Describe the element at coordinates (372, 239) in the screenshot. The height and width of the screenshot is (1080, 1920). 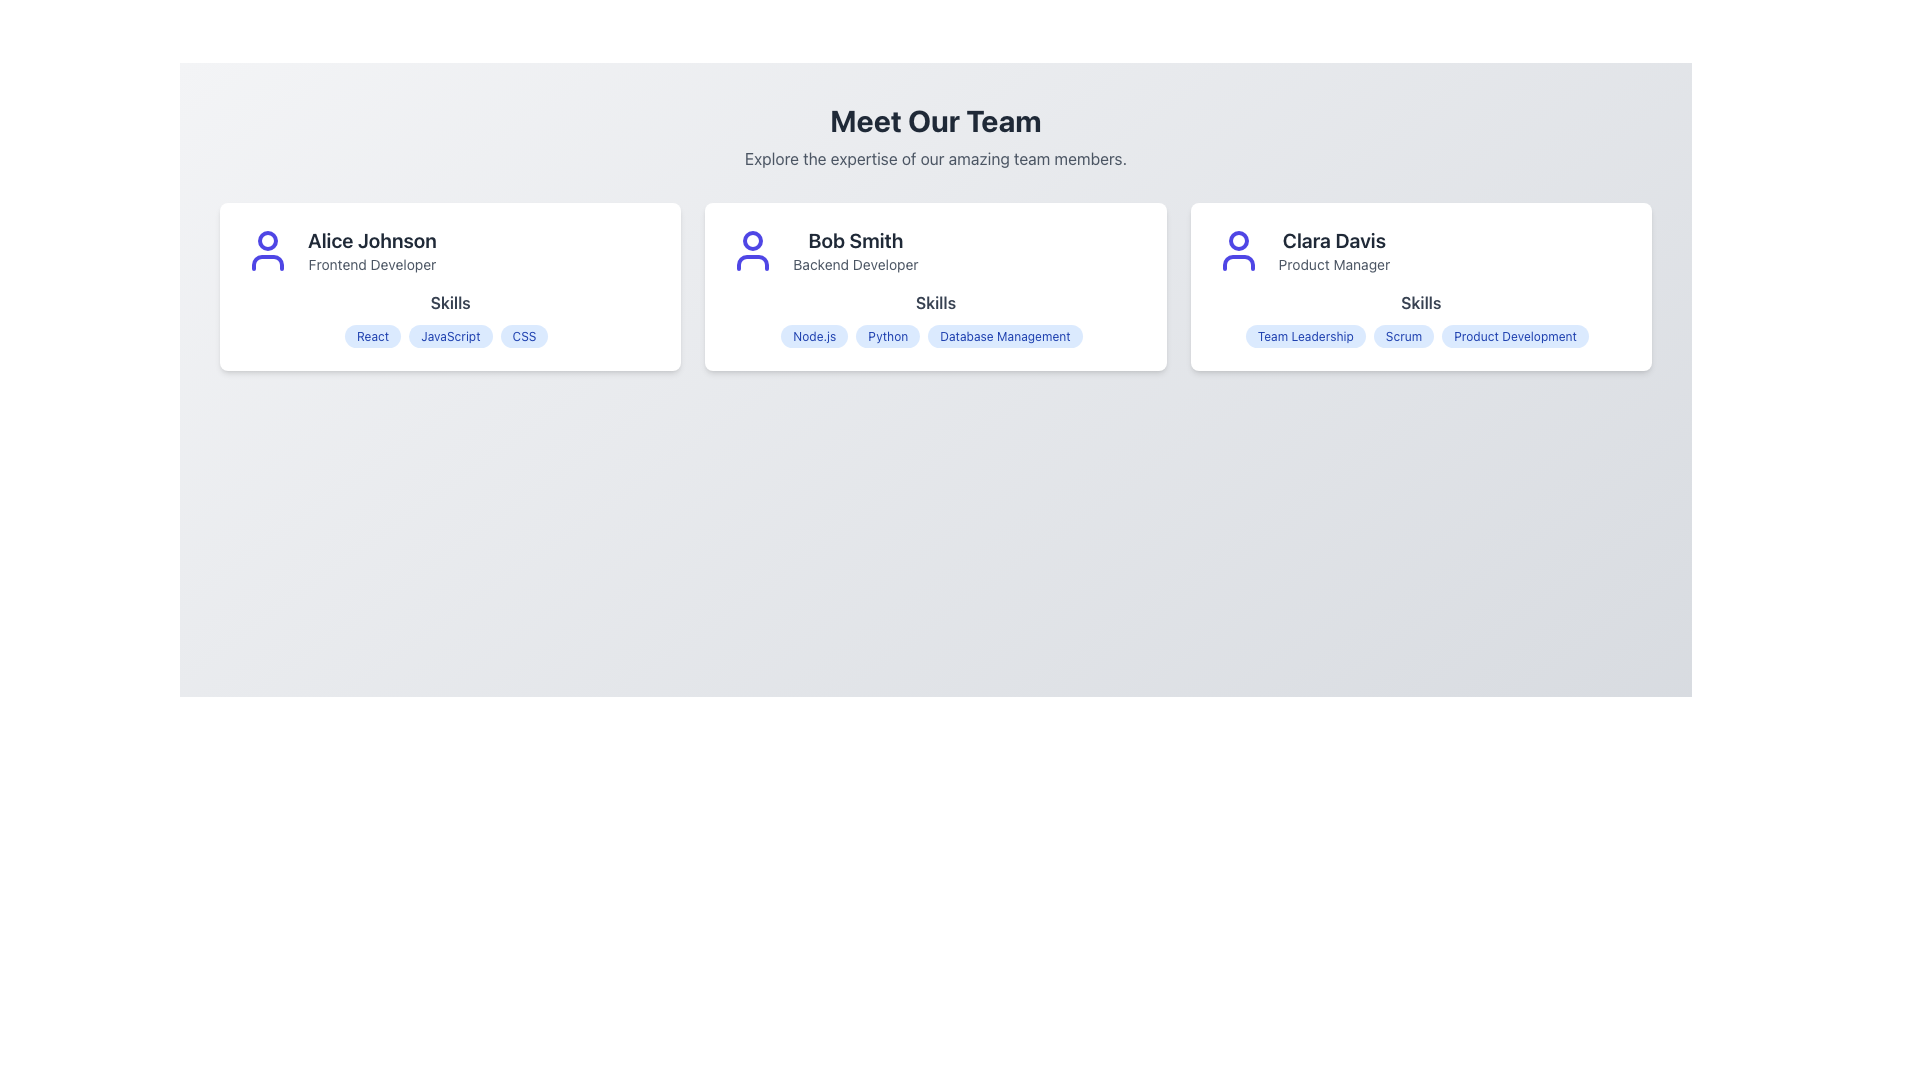
I see `the text label displaying 'Alice Johnson', which serves as an identifier within the first card of a horizontally aligned list` at that location.